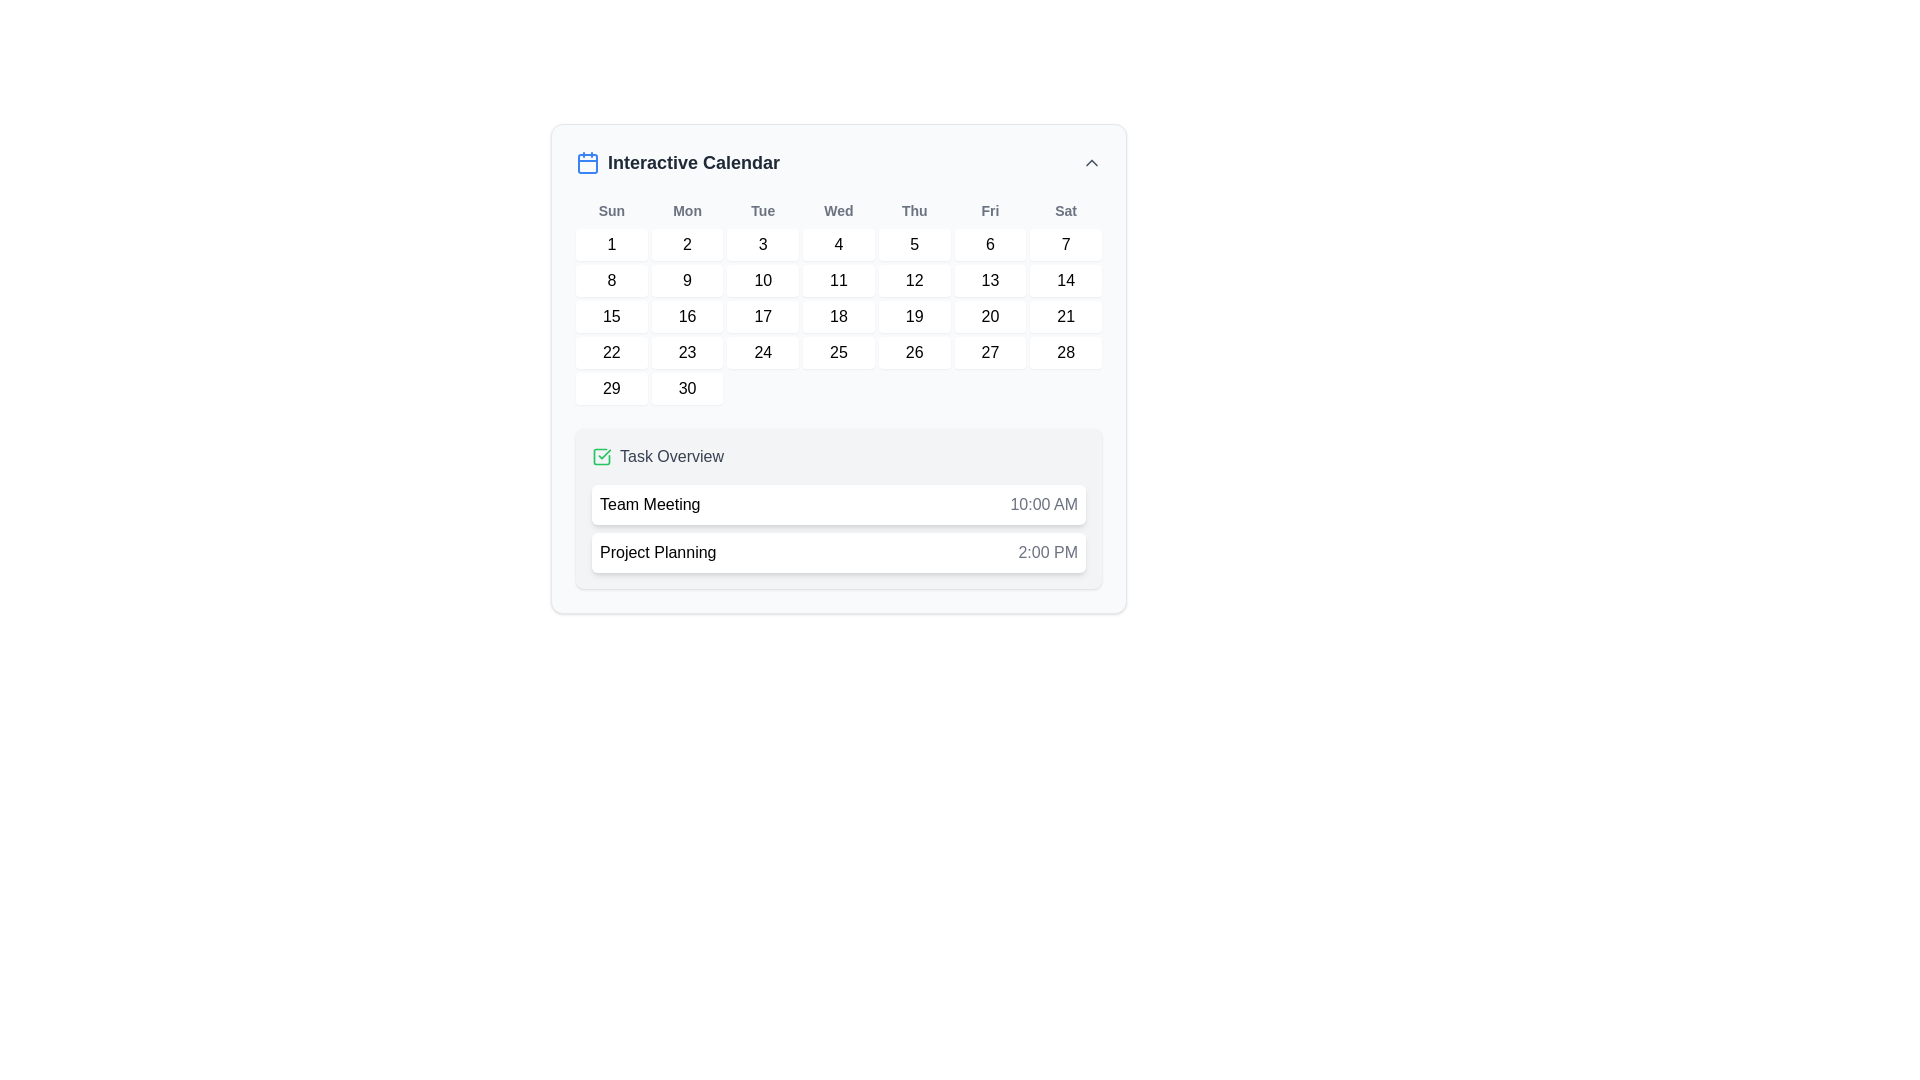 The image size is (1920, 1080). What do you see at coordinates (990, 315) in the screenshot?
I see `the Button-like calendar day element displaying the number '20' located in the third row and sixth column of the calendar grid under the 'Fri' column` at bounding box center [990, 315].